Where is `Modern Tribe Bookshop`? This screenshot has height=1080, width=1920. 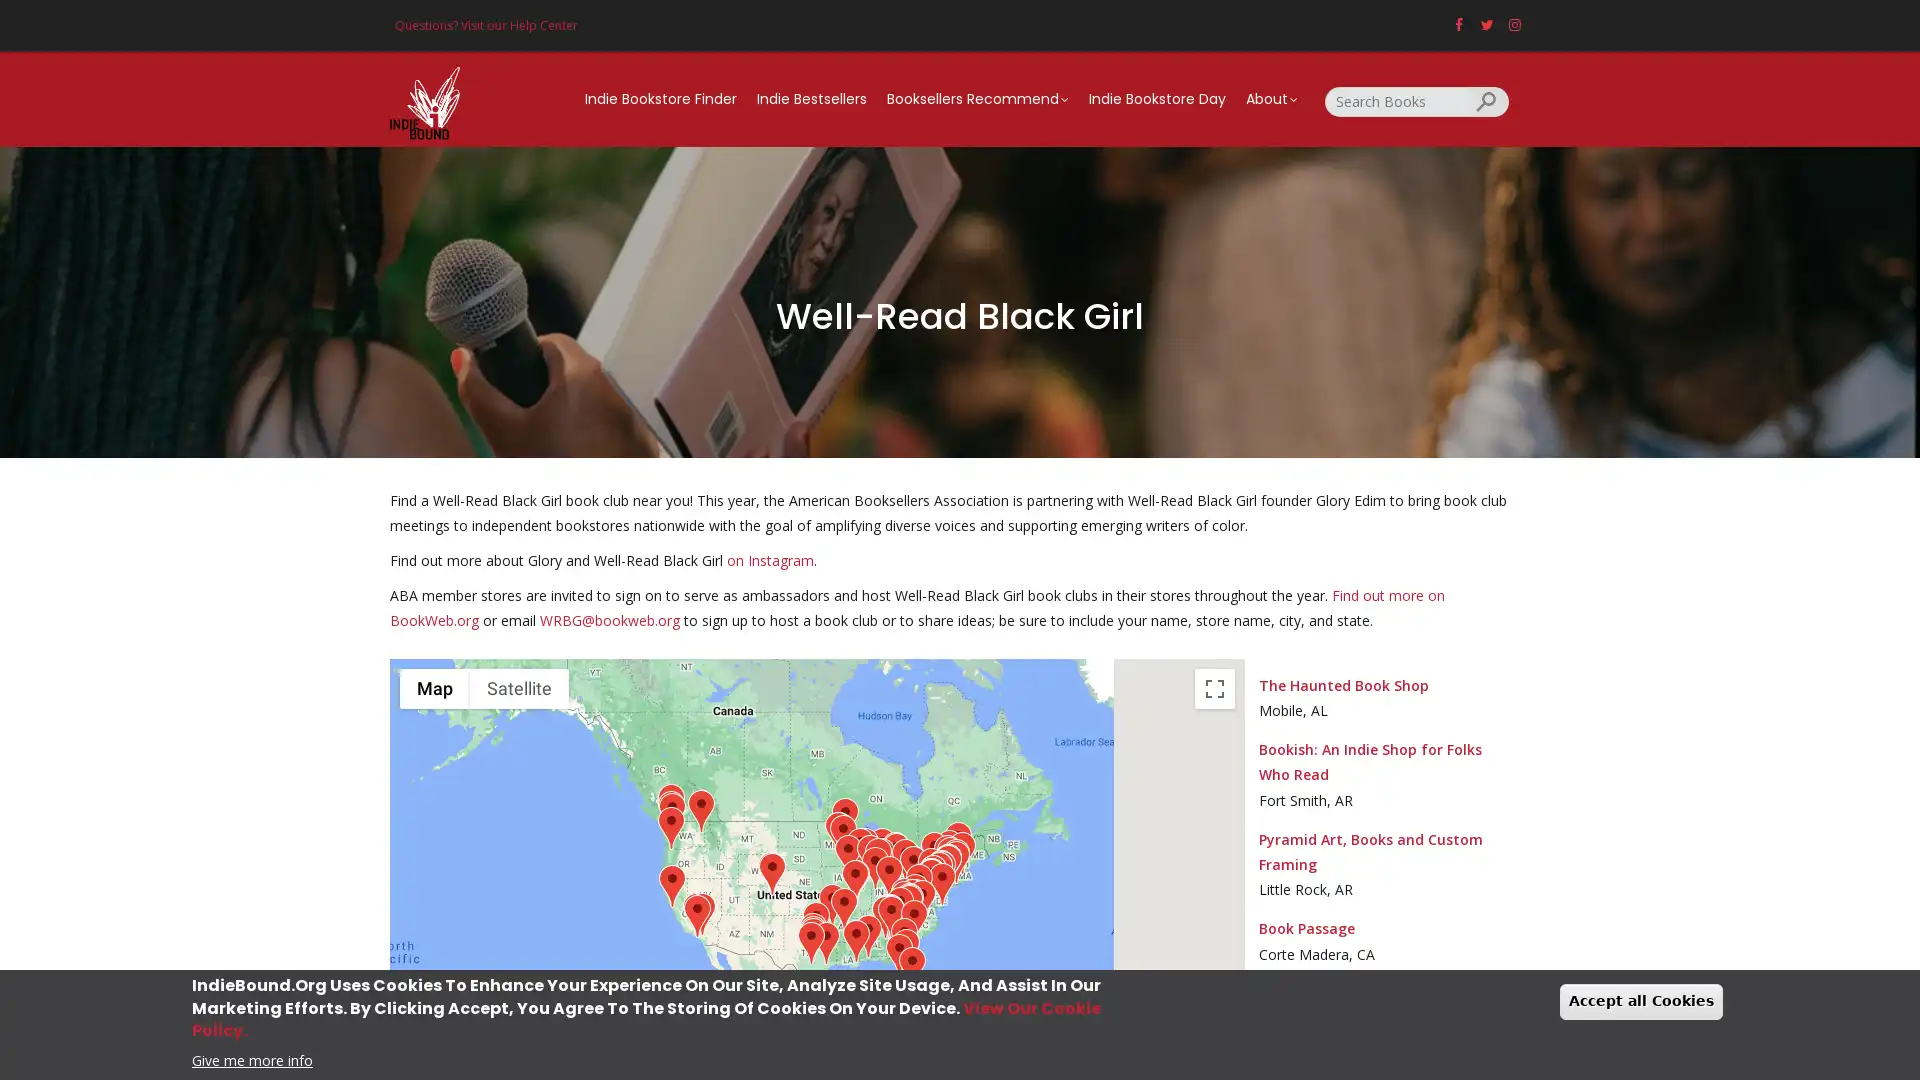 Modern Tribe Bookshop is located at coordinates (812, 933).